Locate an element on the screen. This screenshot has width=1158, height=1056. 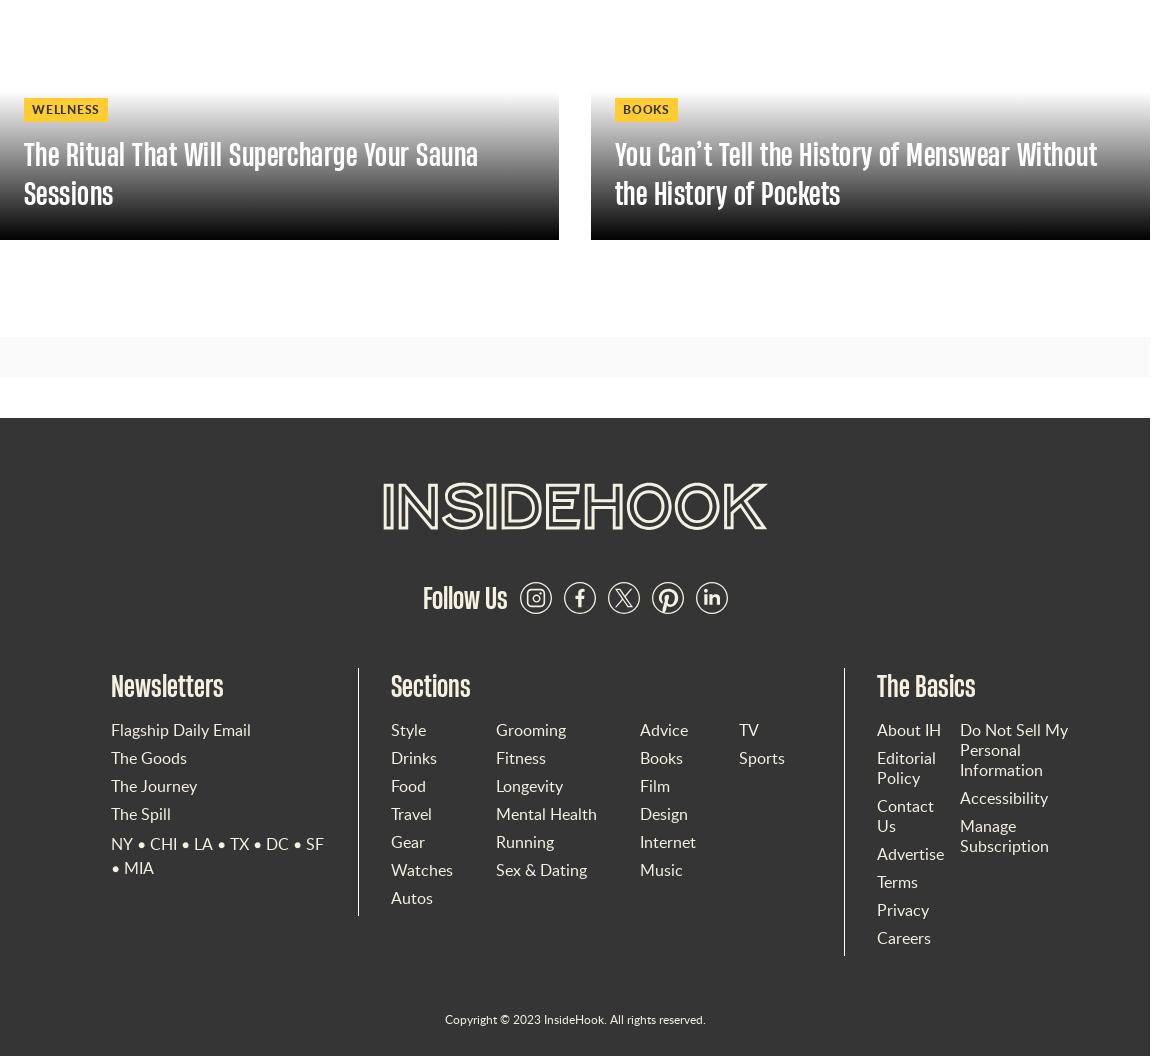
'You Can’t Tell the History of Menswear Without the History of Pockets' is located at coordinates (854, 172).